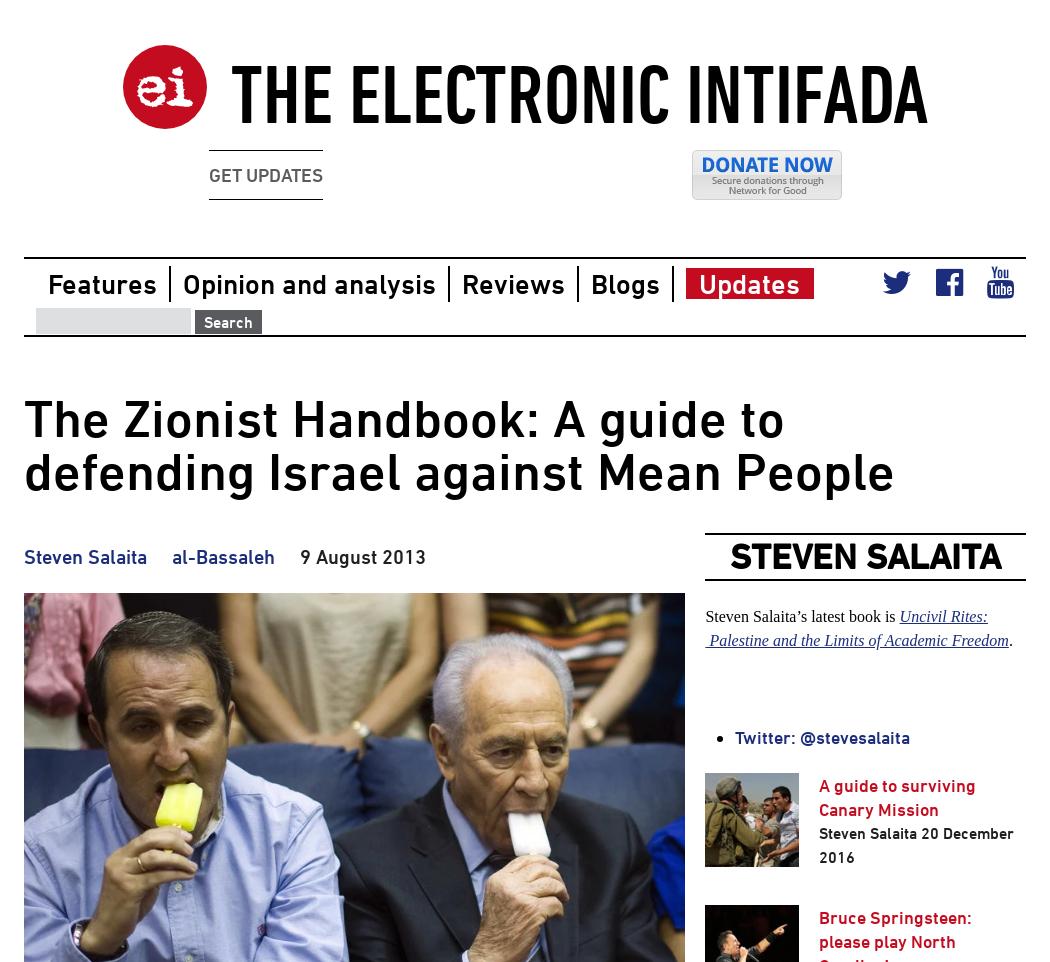 Image resolution: width=1050 pixels, height=962 pixels. I want to click on 'Features', so click(46, 283).